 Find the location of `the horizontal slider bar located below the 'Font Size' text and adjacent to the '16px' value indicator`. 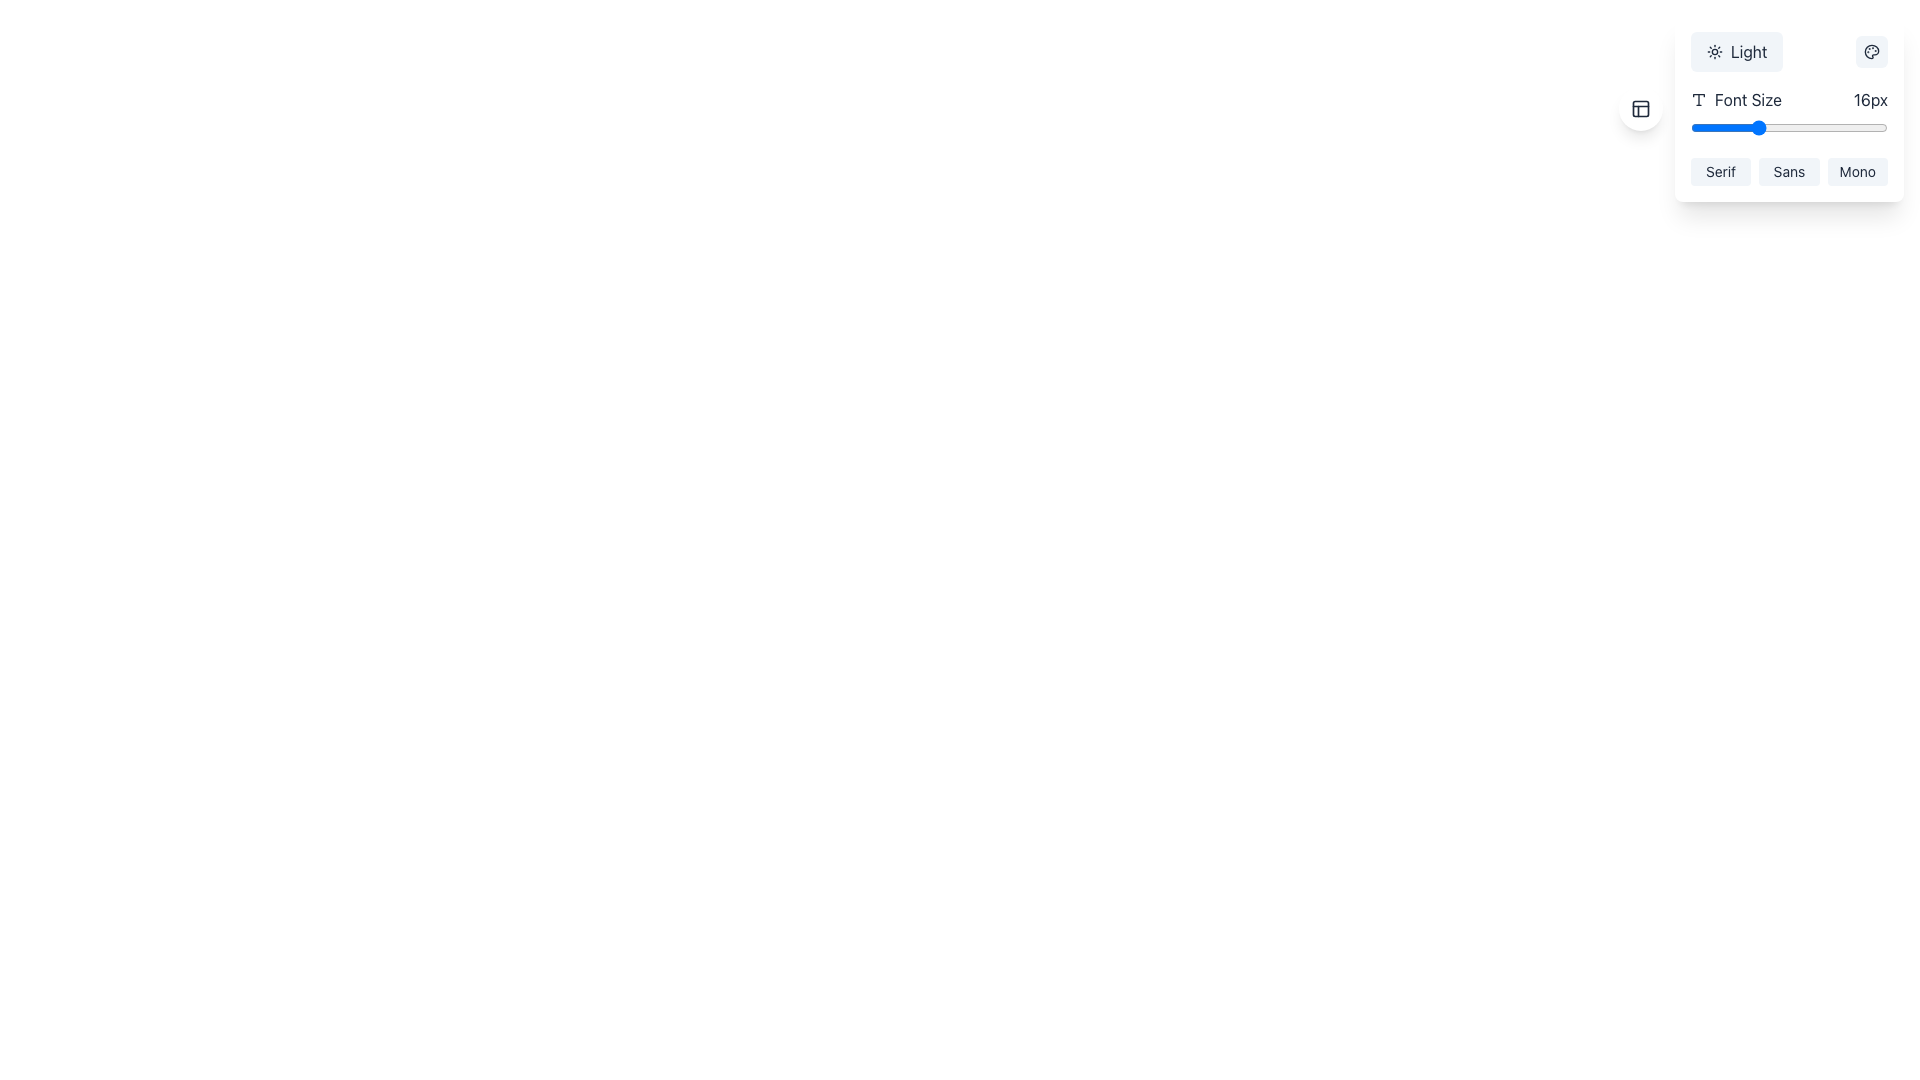

the horizontal slider bar located below the 'Font Size' text and adjacent to the '16px' value indicator is located at coordinates (1789, 127).